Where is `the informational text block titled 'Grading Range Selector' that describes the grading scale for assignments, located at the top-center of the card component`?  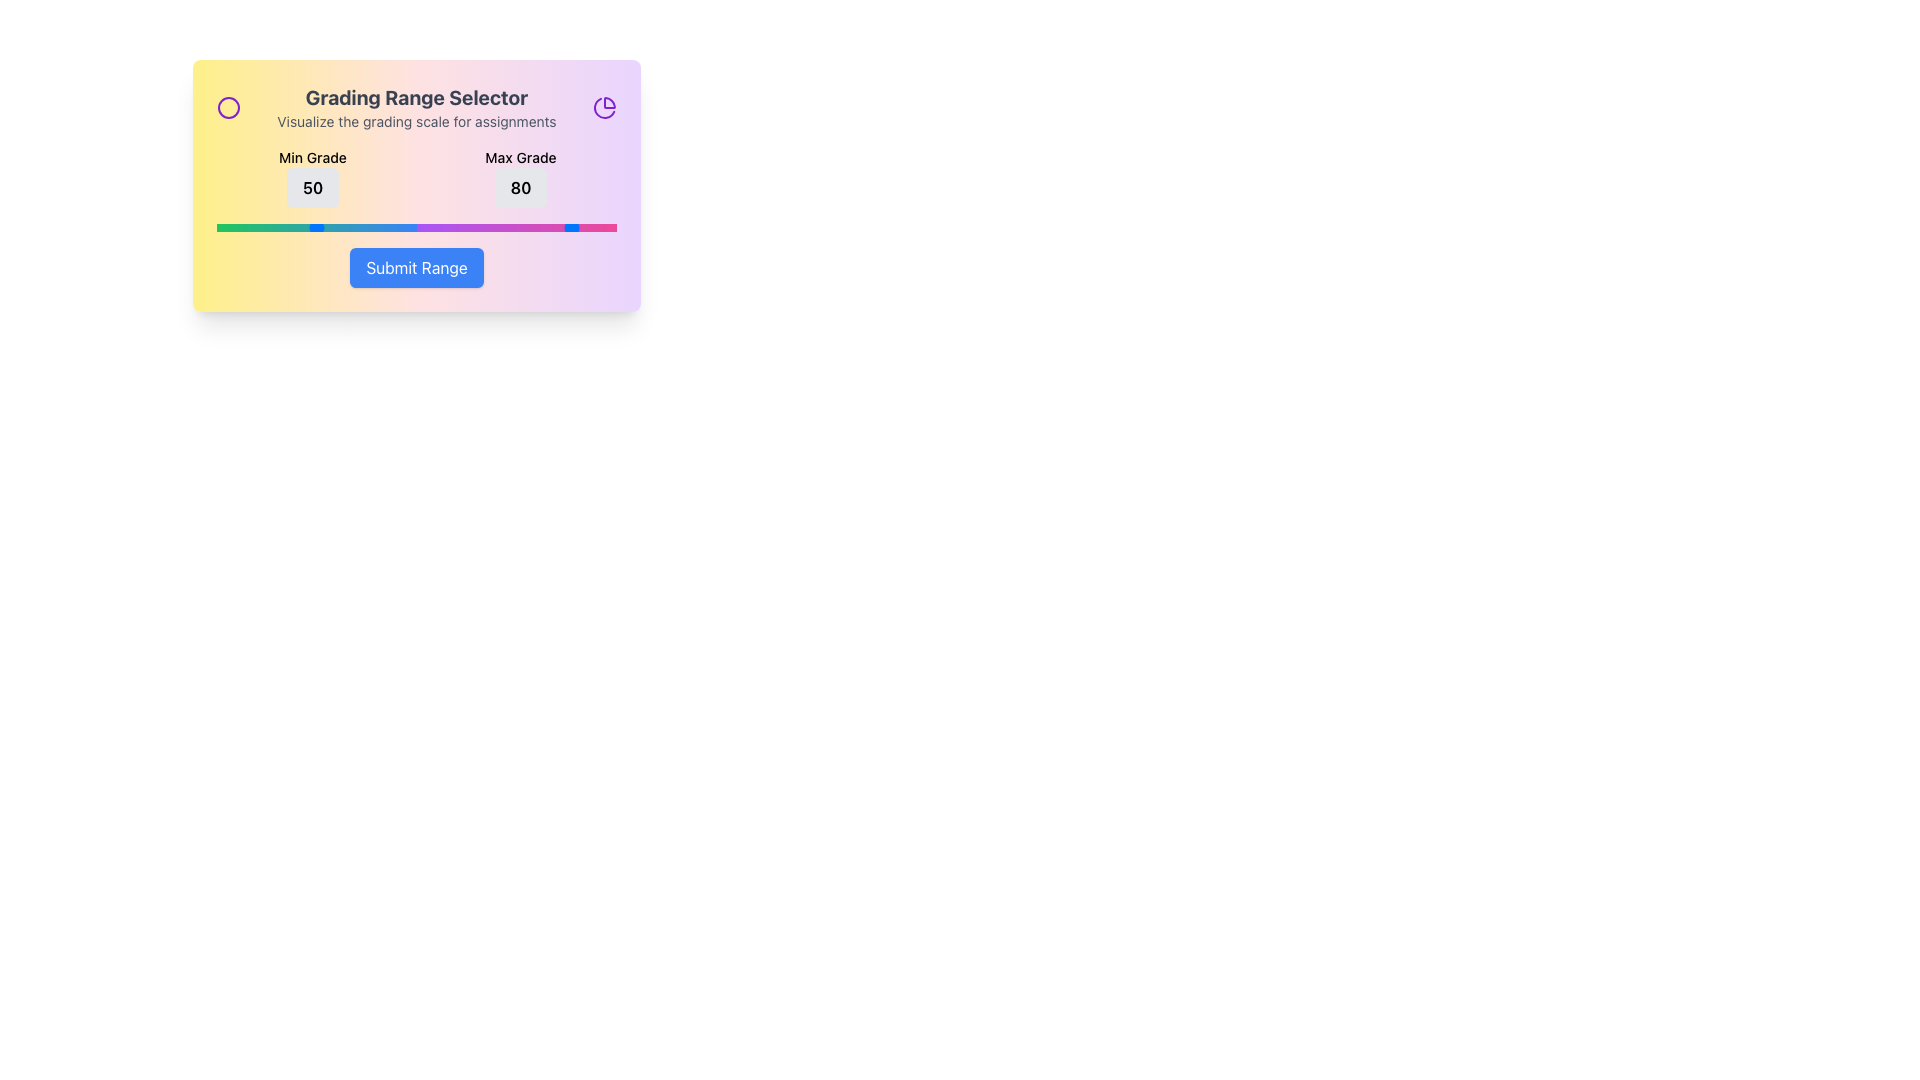 the informational text block titled 'Grading Range Selector' that describes the grading scale for assignments, located at the top-center of the card component is located at coordinates (416, 108).